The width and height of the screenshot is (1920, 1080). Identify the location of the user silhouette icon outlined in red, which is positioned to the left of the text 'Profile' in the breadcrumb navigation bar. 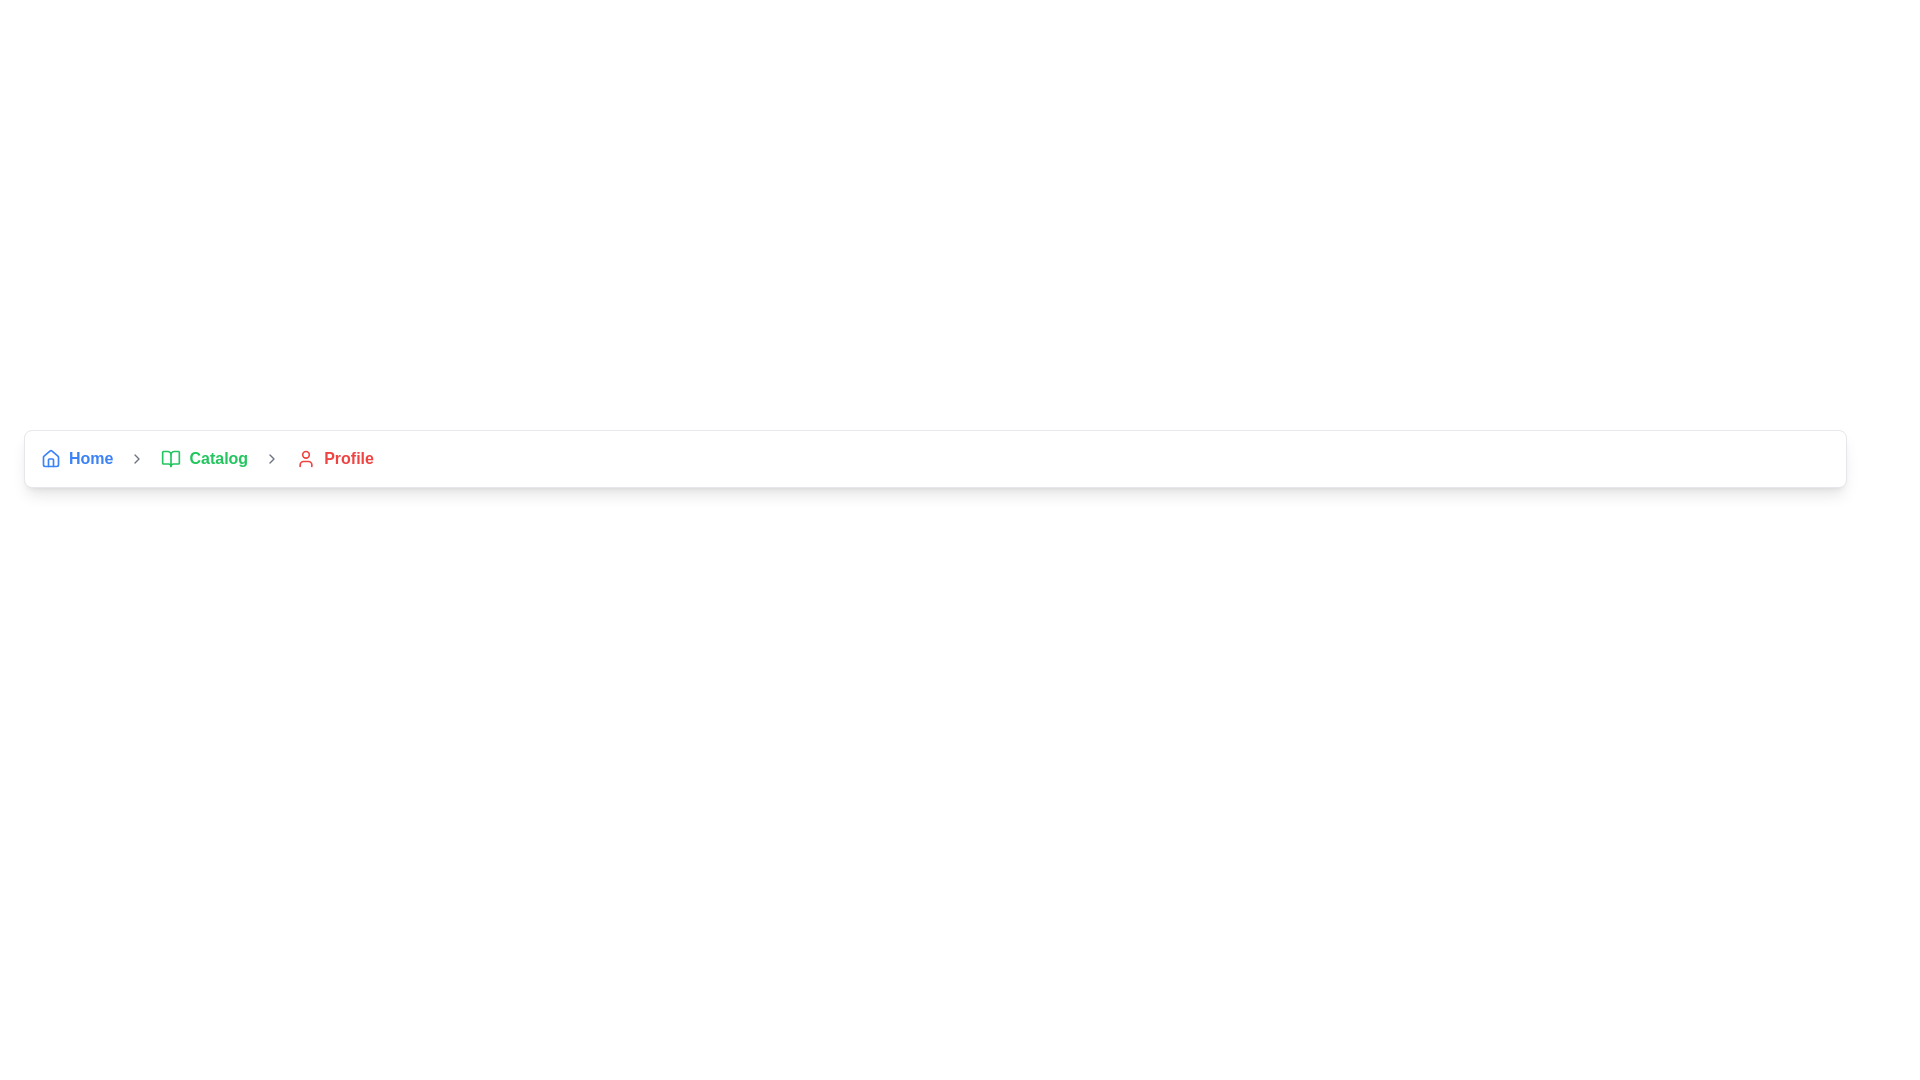
(305, 459).